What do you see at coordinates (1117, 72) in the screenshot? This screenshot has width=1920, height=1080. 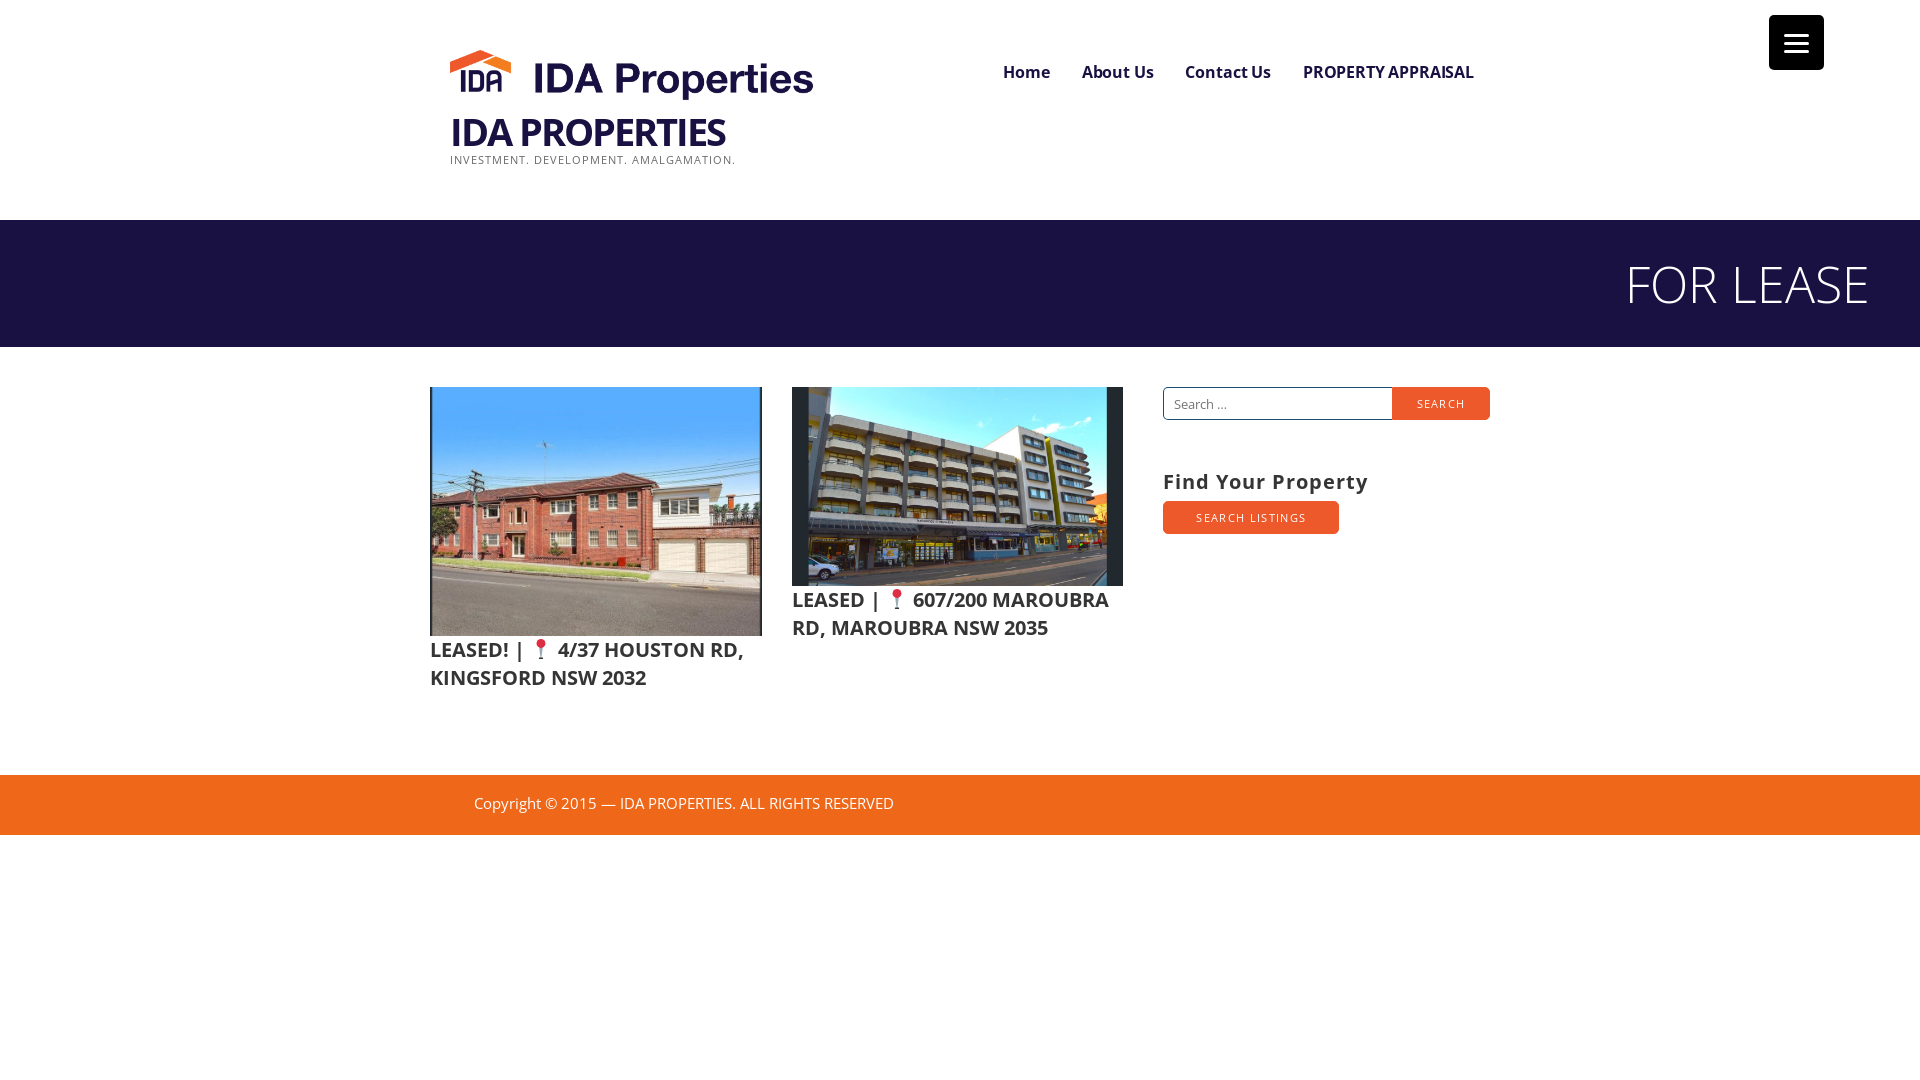 I see `'About Us'` at bounding box center [1117, 72].